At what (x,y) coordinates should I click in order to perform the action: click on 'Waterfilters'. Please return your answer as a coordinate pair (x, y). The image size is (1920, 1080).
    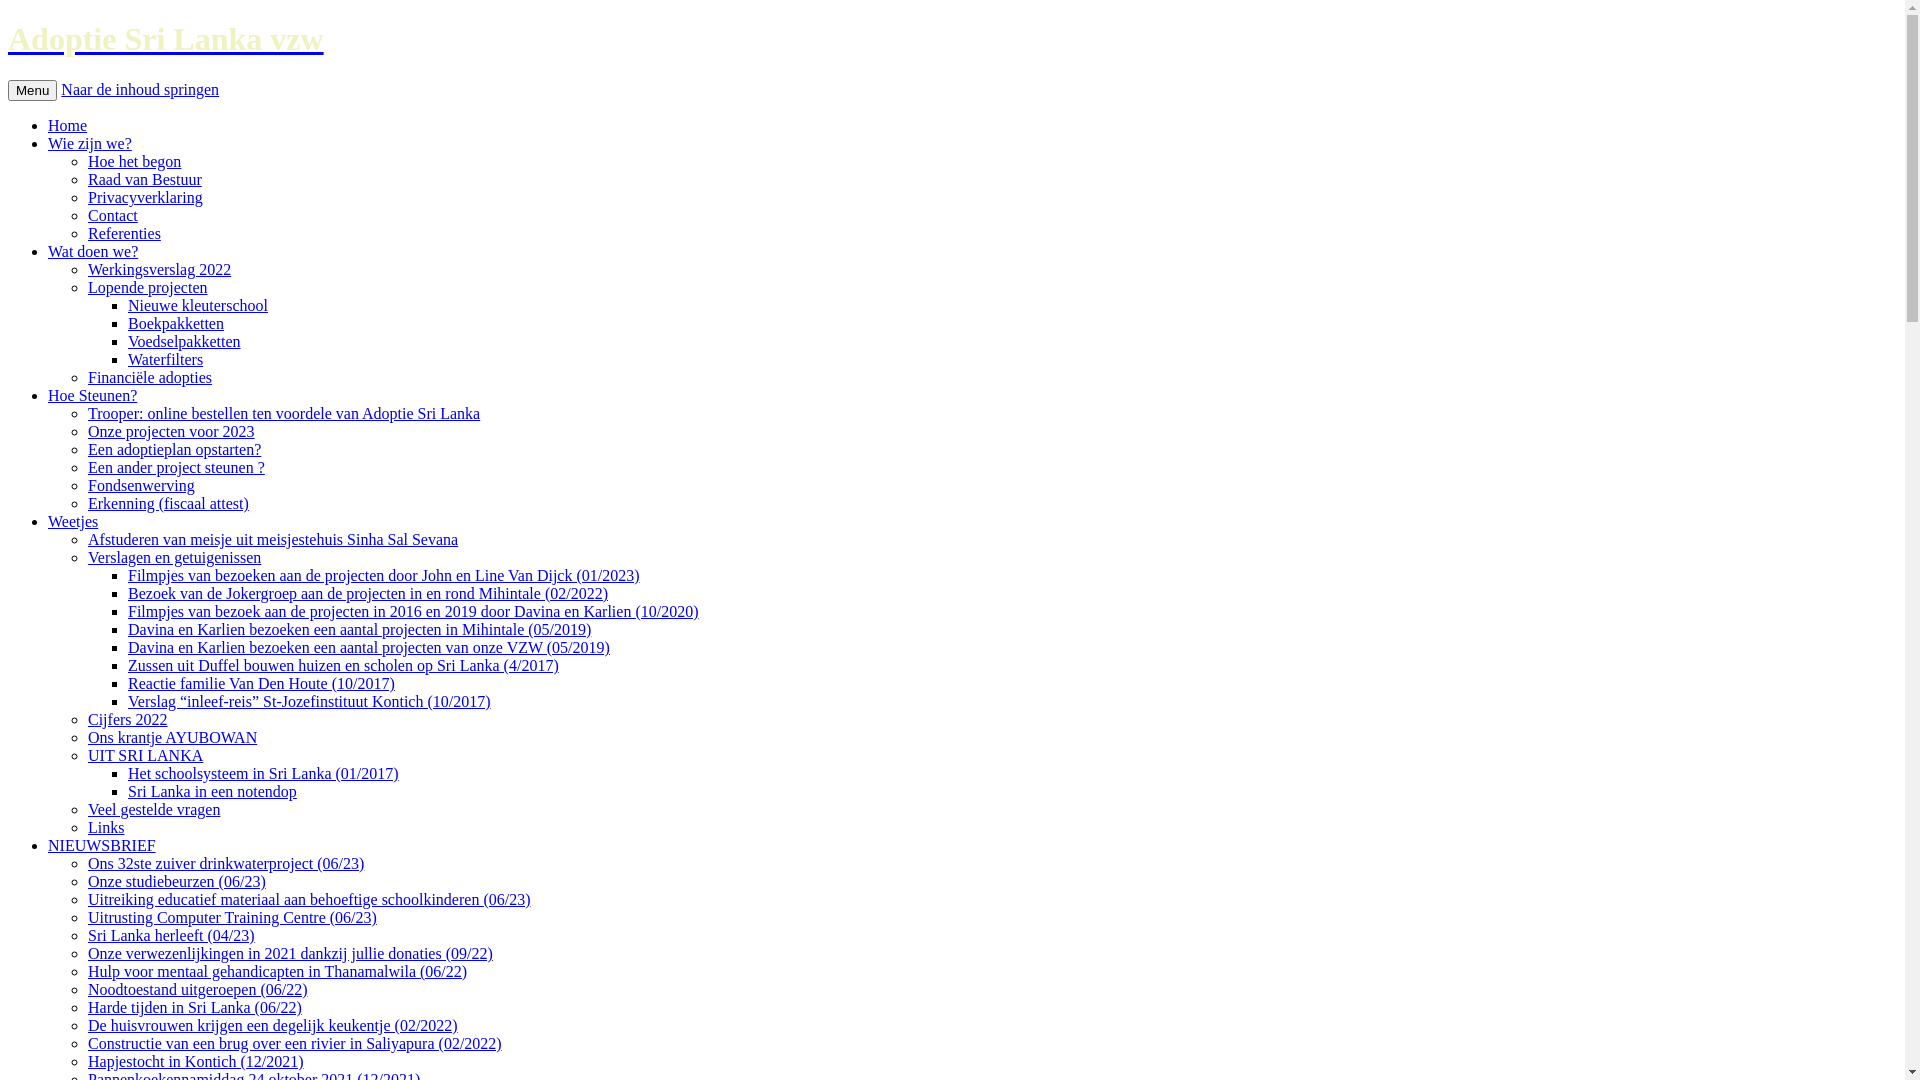
    Looking at the image, I should click on (165, 358).